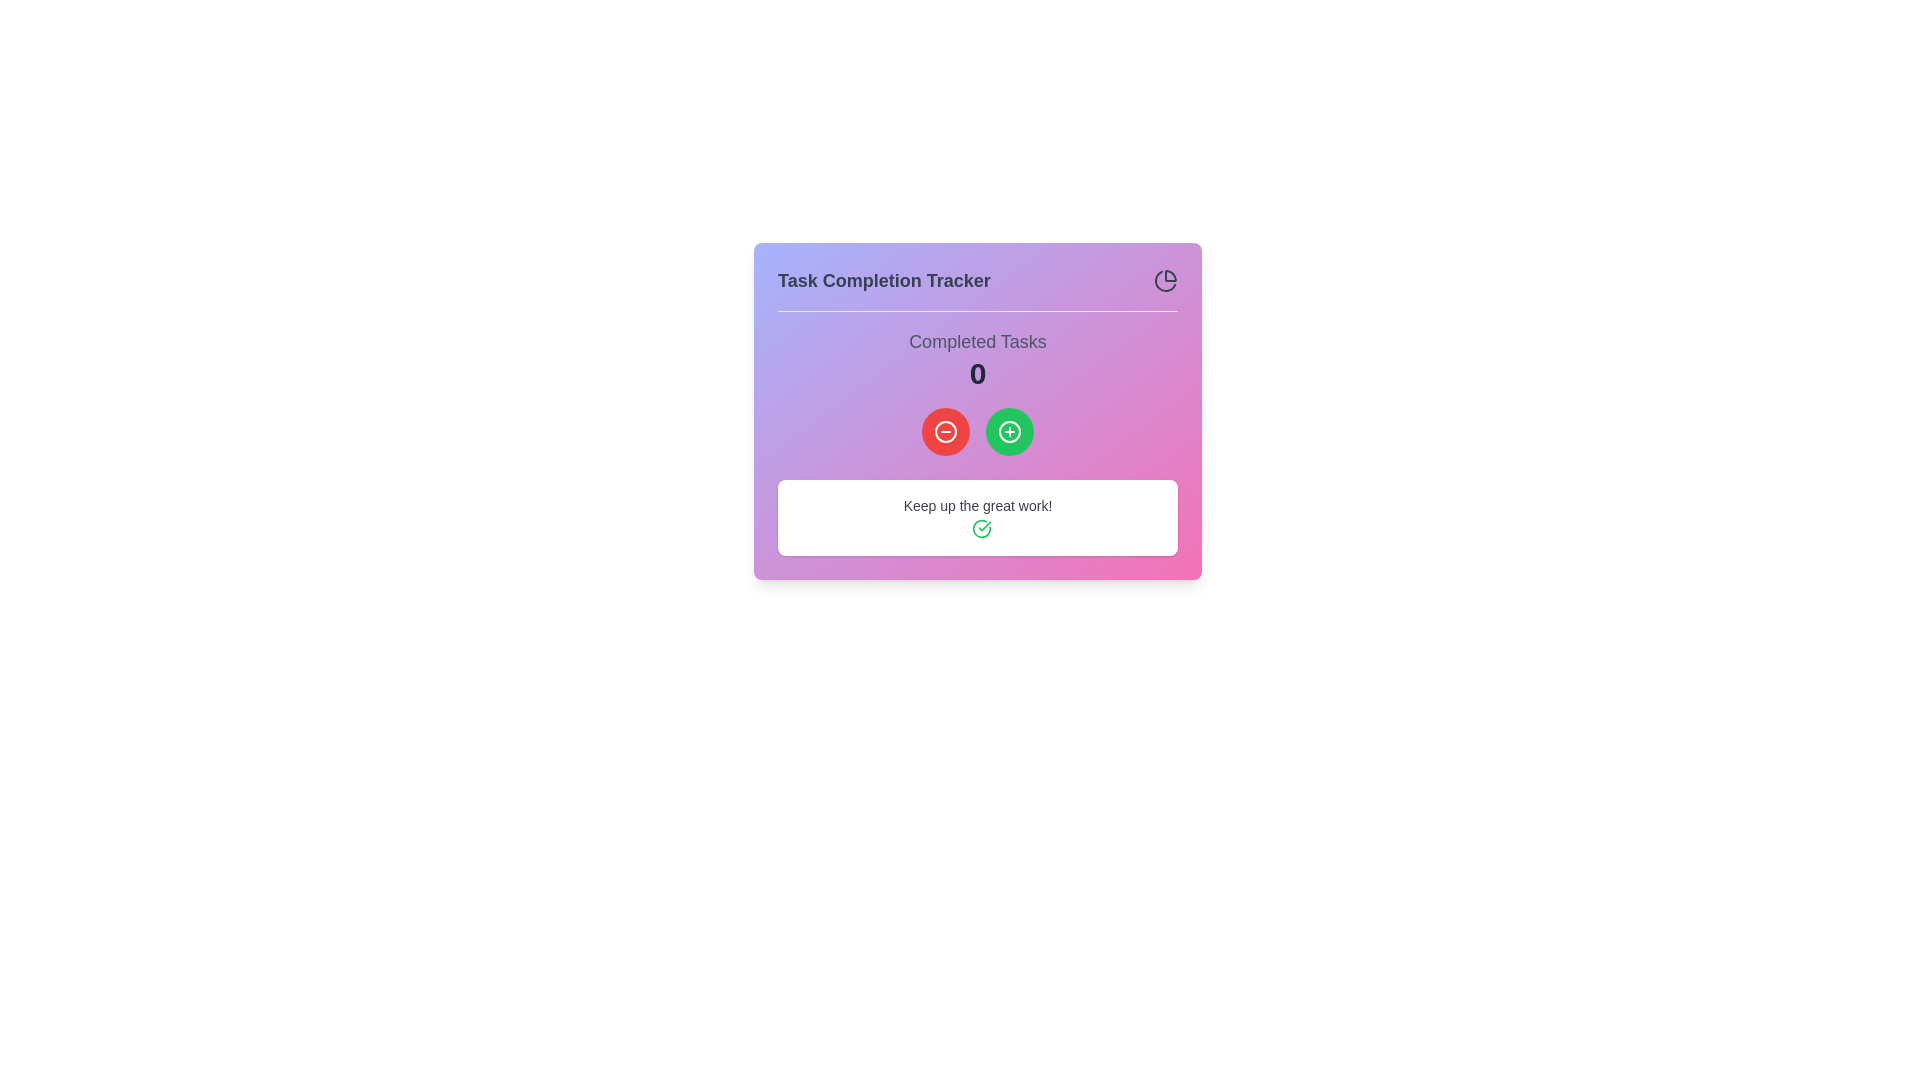 The image size is (1920, 1080). What do you see at coordinates (1009, 431) in the screenshot?
I see `the increment button located to the right of the red circular button to activate the hover effect` at bounding box center [1009, 431].